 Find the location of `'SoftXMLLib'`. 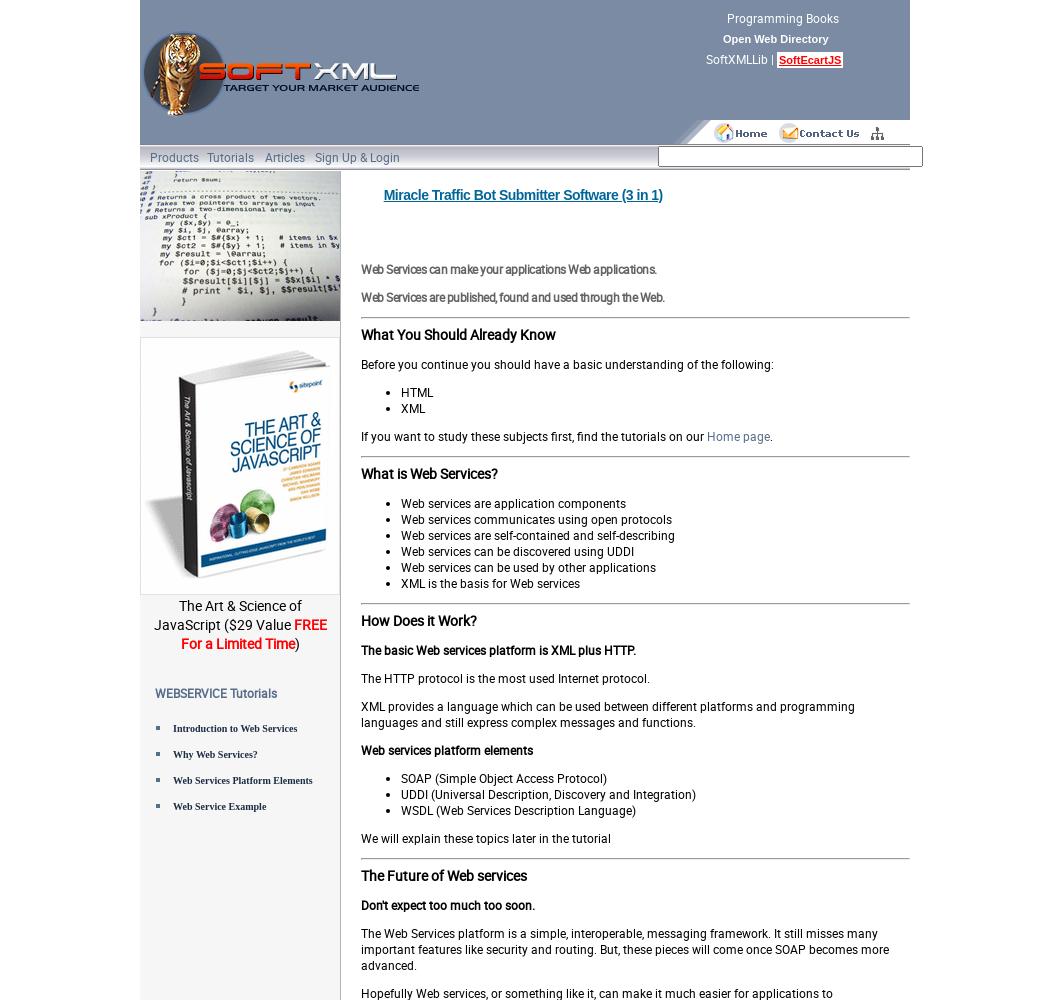

'SoftXMLLib' is located at coordinates (735, 59).